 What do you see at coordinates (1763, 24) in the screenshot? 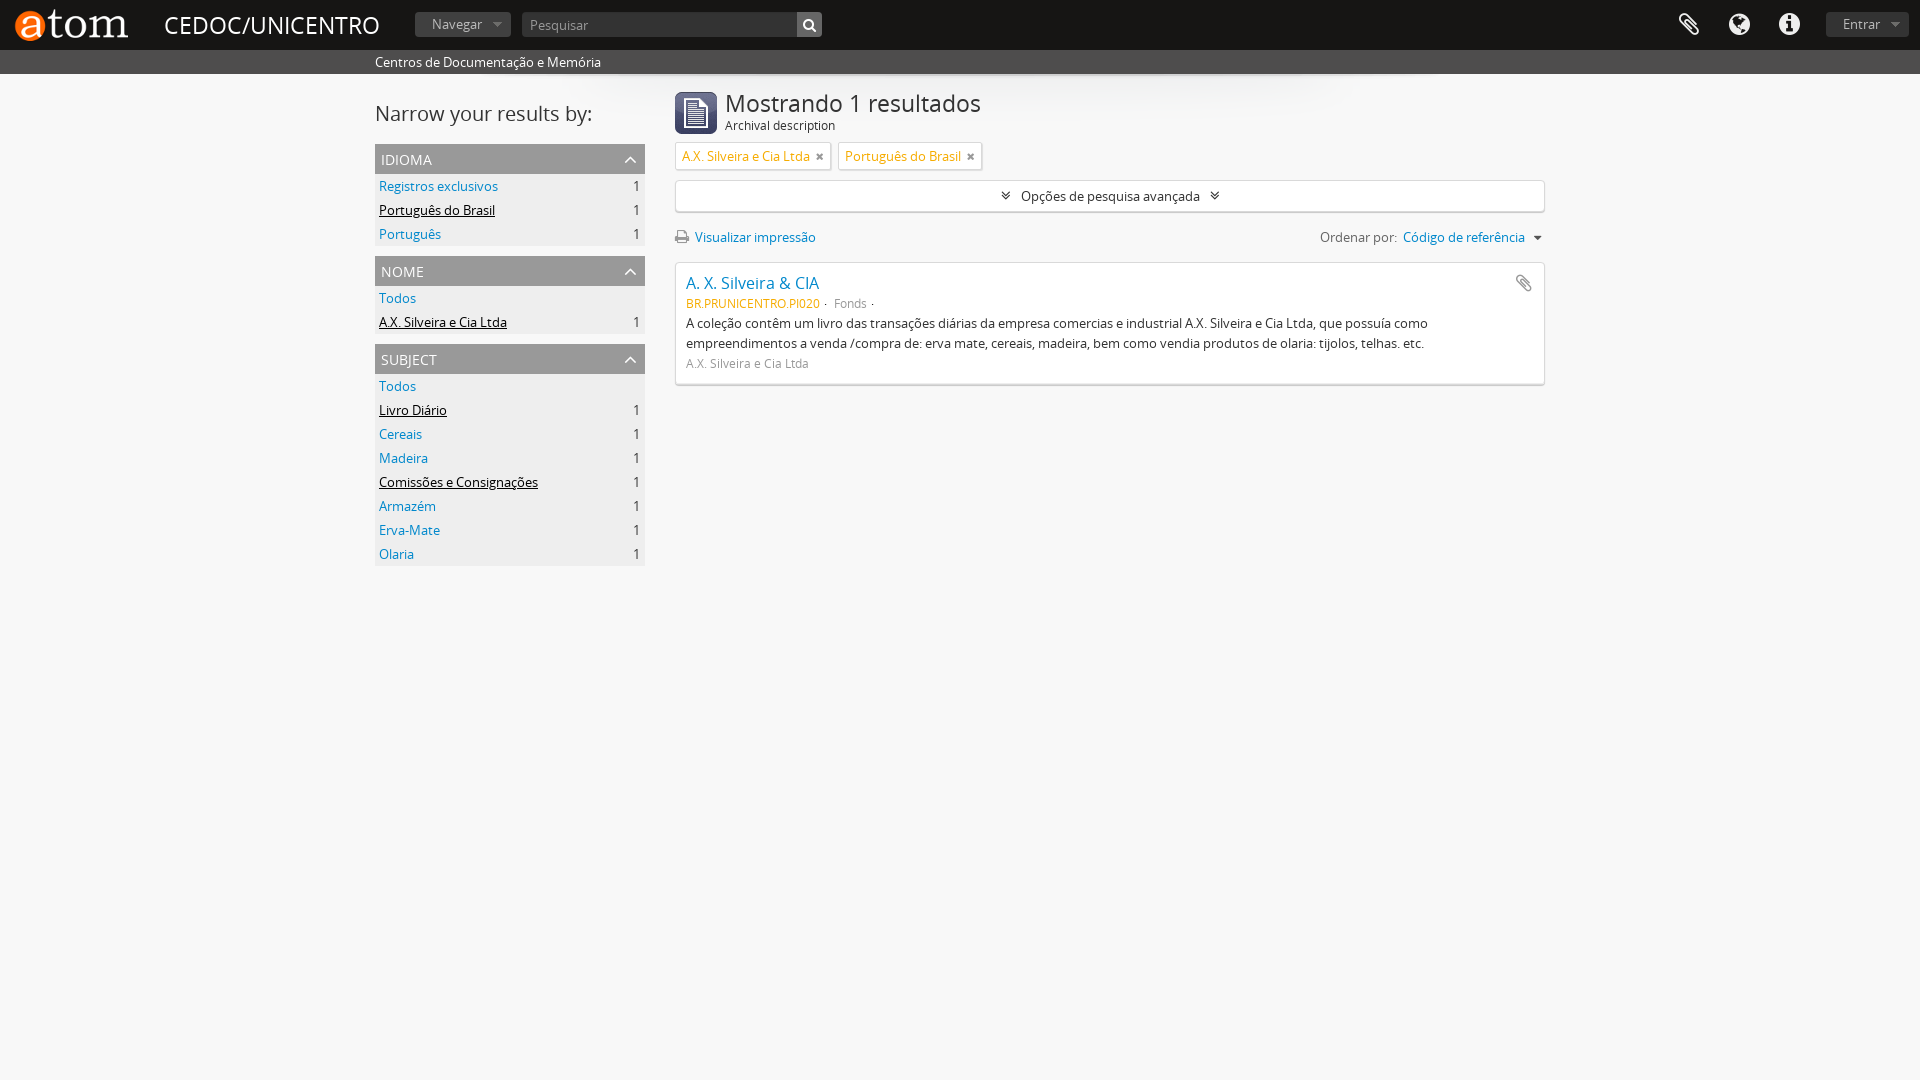
I see `'Atalhos'` at bounding box center [1763, 24].